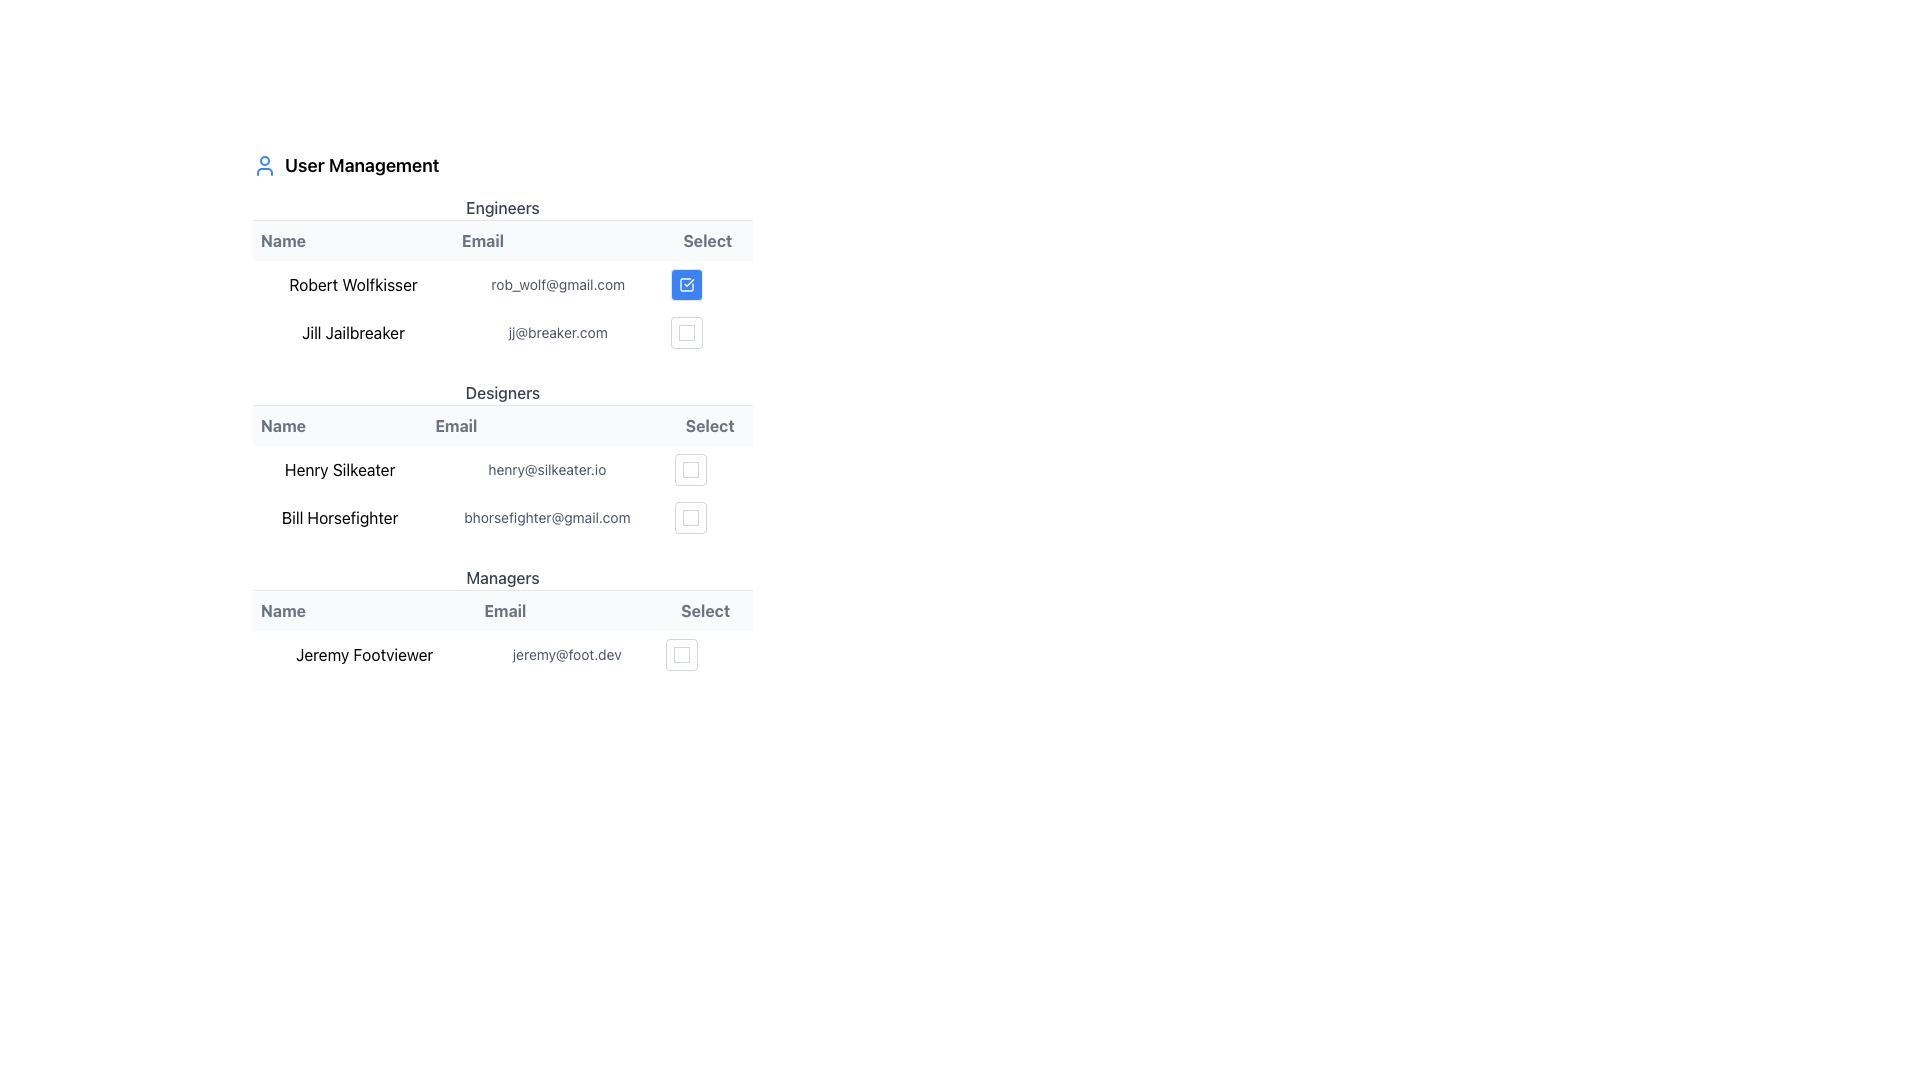 The height and width of the screenshot is (1080, 1920). What do you see at coordinates (686, 285) in the screenshot?
I see `the blue button with a white icon located` at bounding box center [686, 285].